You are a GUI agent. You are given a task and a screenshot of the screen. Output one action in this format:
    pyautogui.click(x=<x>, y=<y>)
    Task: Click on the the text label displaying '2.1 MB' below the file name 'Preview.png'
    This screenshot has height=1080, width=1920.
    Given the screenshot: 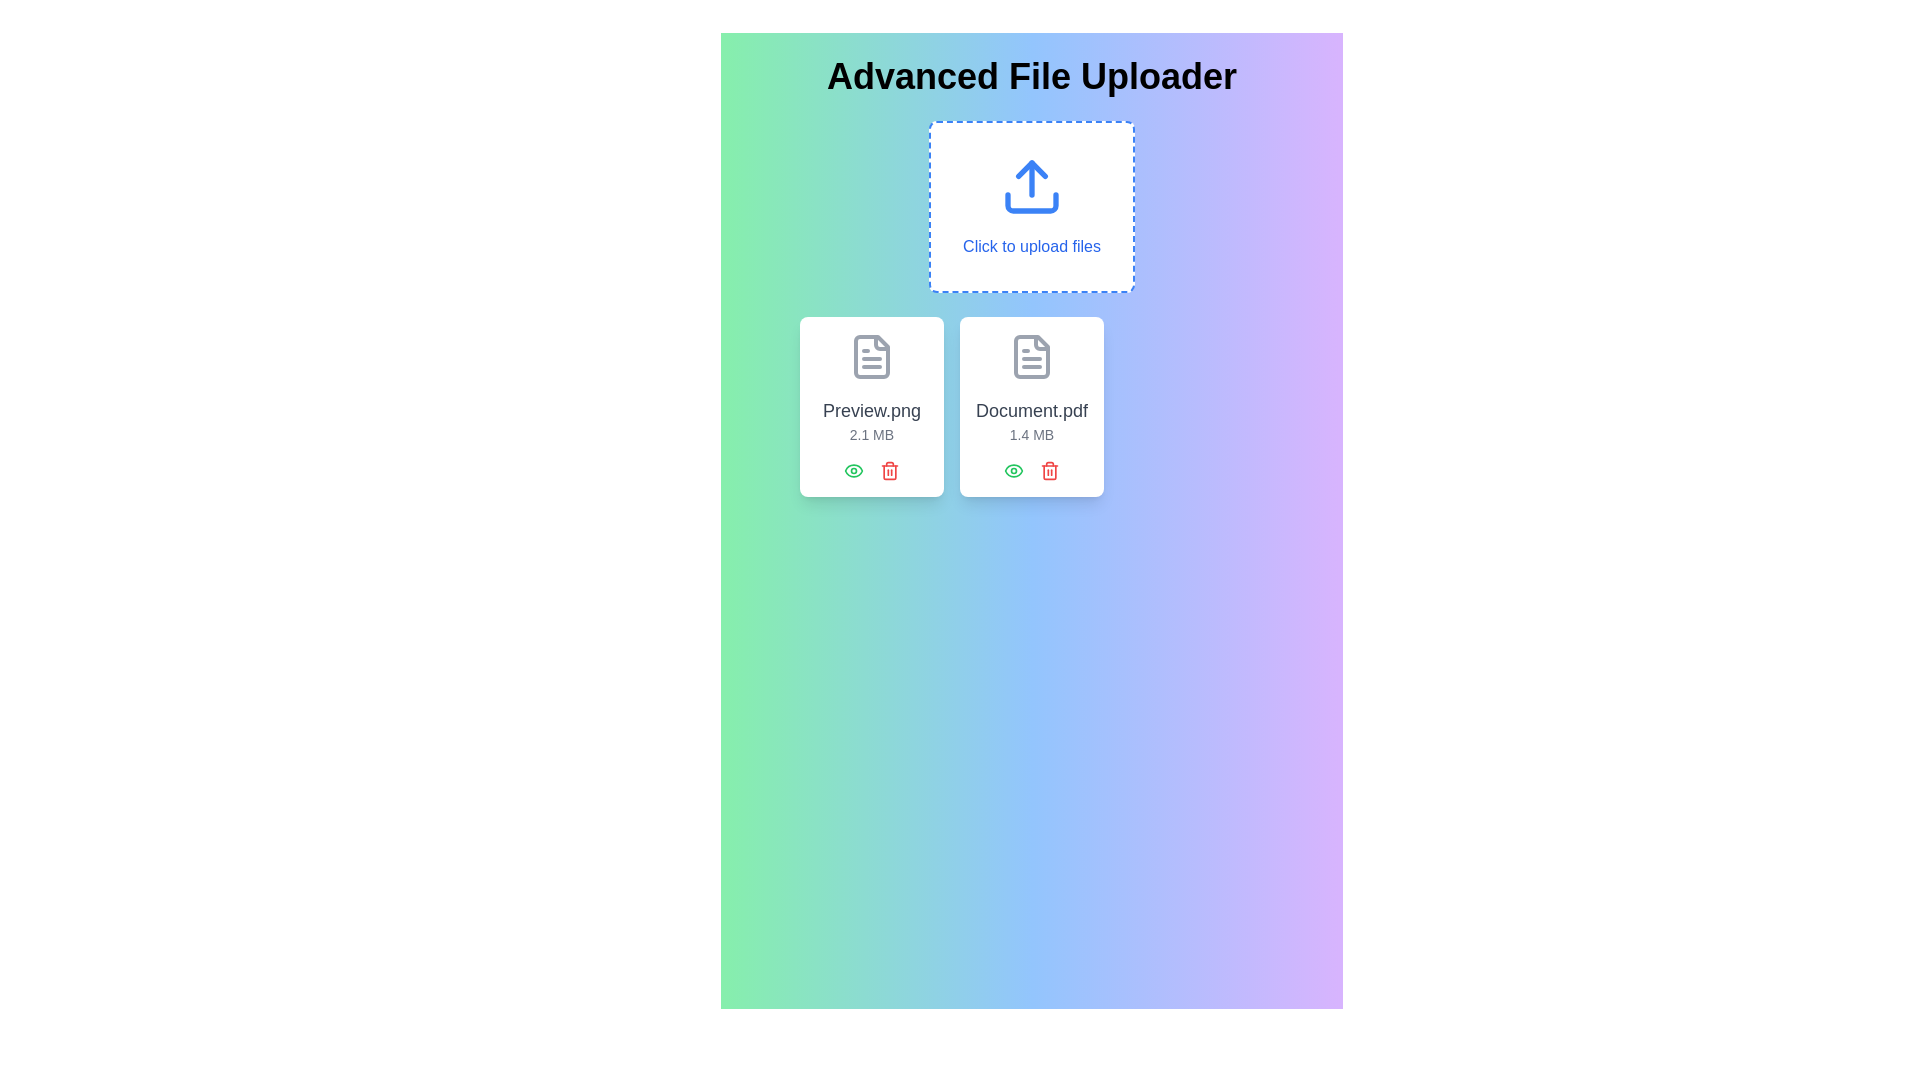 What is the action you would take?
    pyautogui.click(x=871, y=434)
    